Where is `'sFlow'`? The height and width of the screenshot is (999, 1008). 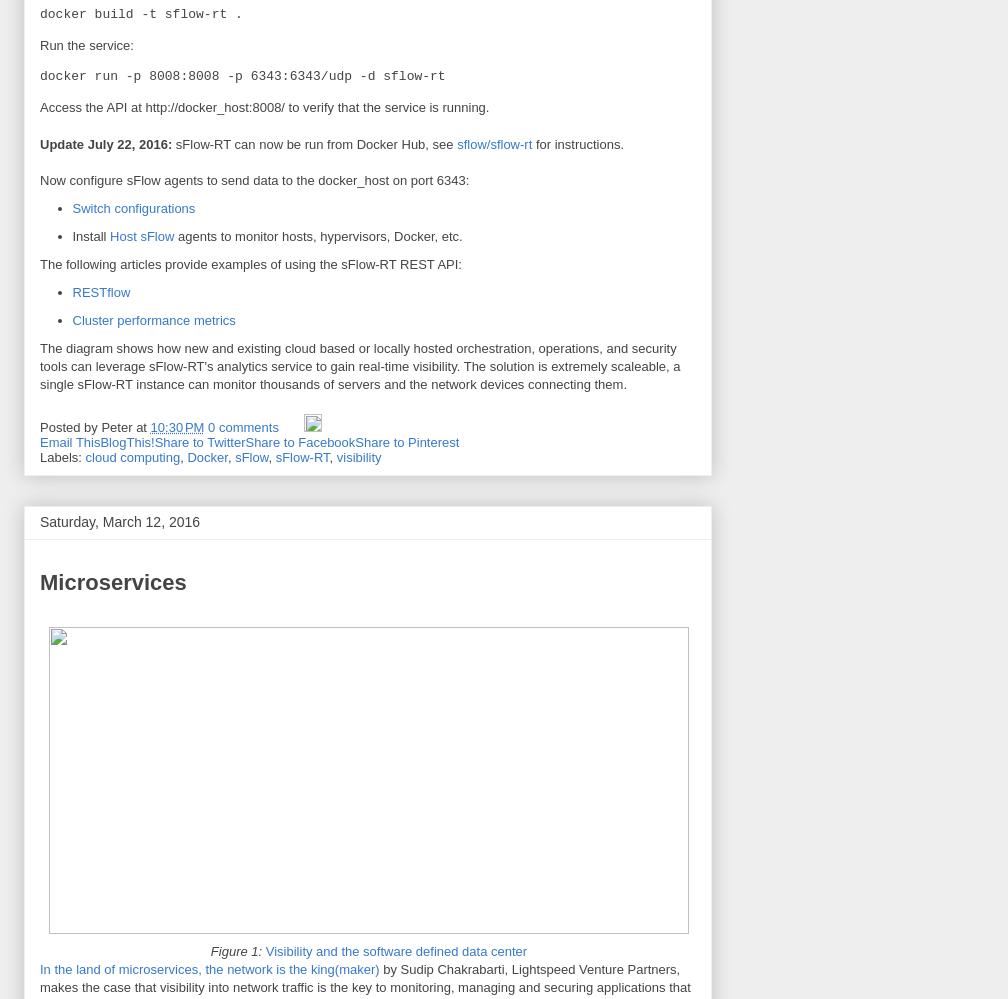
'sFlow' is located at coordinates (251, 456).